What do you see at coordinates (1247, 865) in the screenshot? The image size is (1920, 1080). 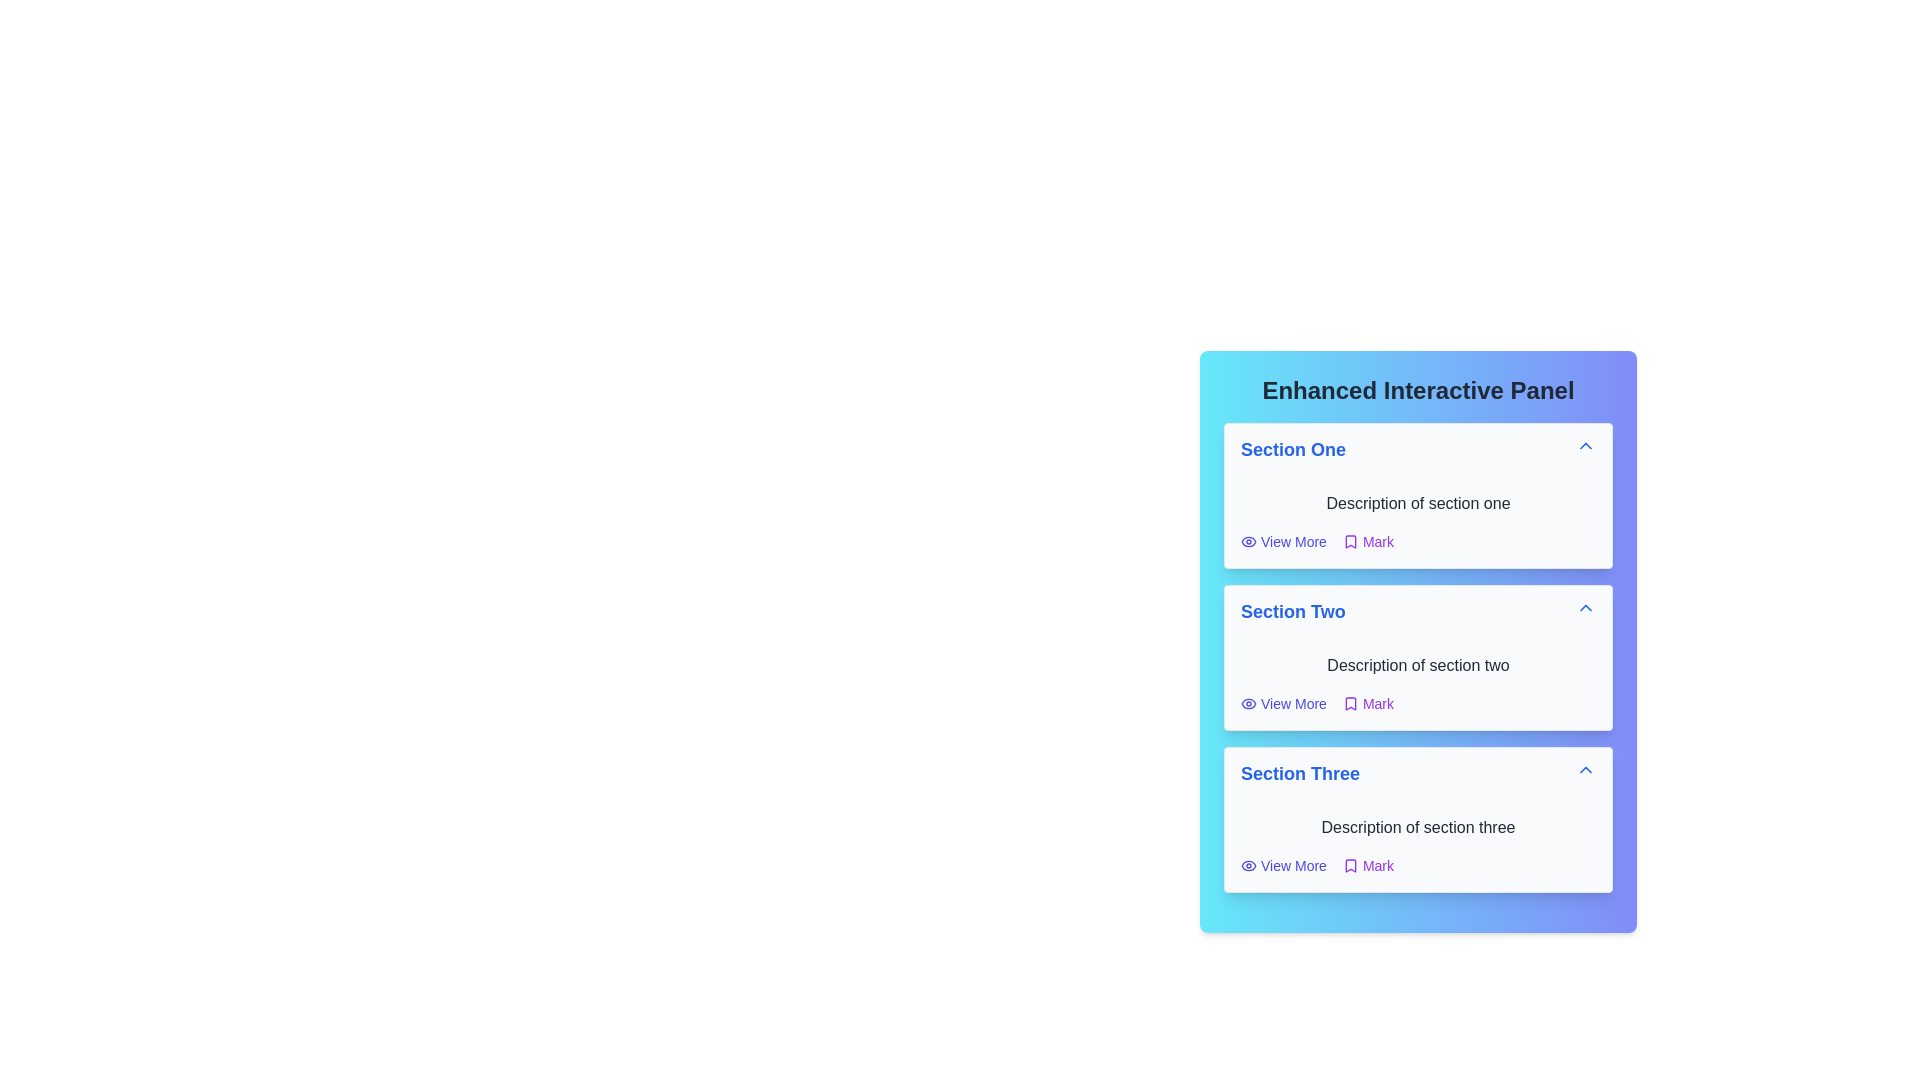 I see `the 'View More' icon located to the left of the 'View More' text in the 'Section Three' area` at bounding box center [1247, 865].